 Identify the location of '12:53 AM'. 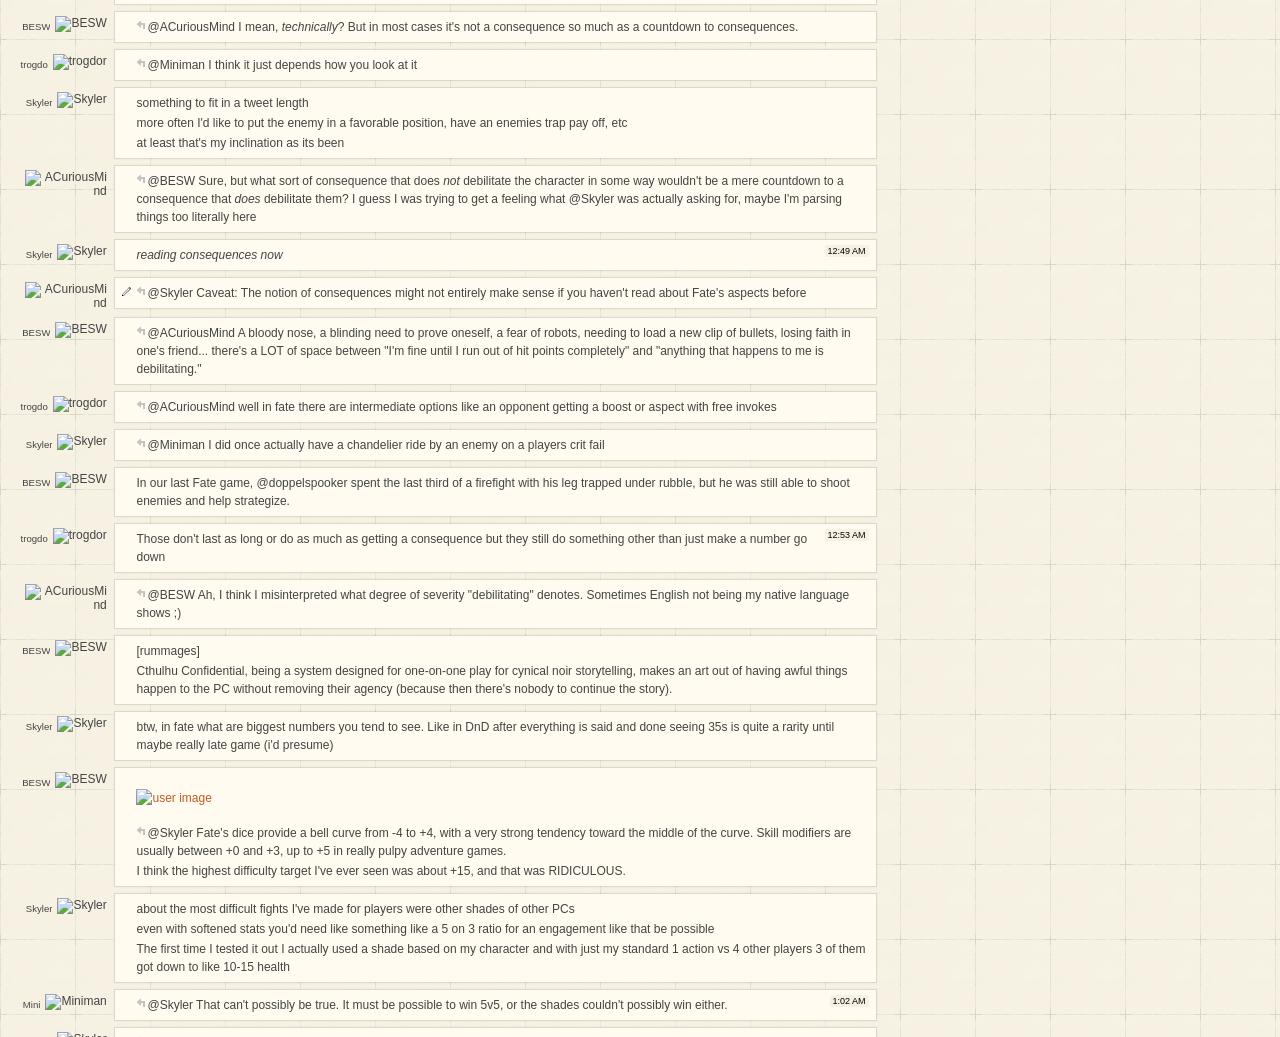
(827, 533).